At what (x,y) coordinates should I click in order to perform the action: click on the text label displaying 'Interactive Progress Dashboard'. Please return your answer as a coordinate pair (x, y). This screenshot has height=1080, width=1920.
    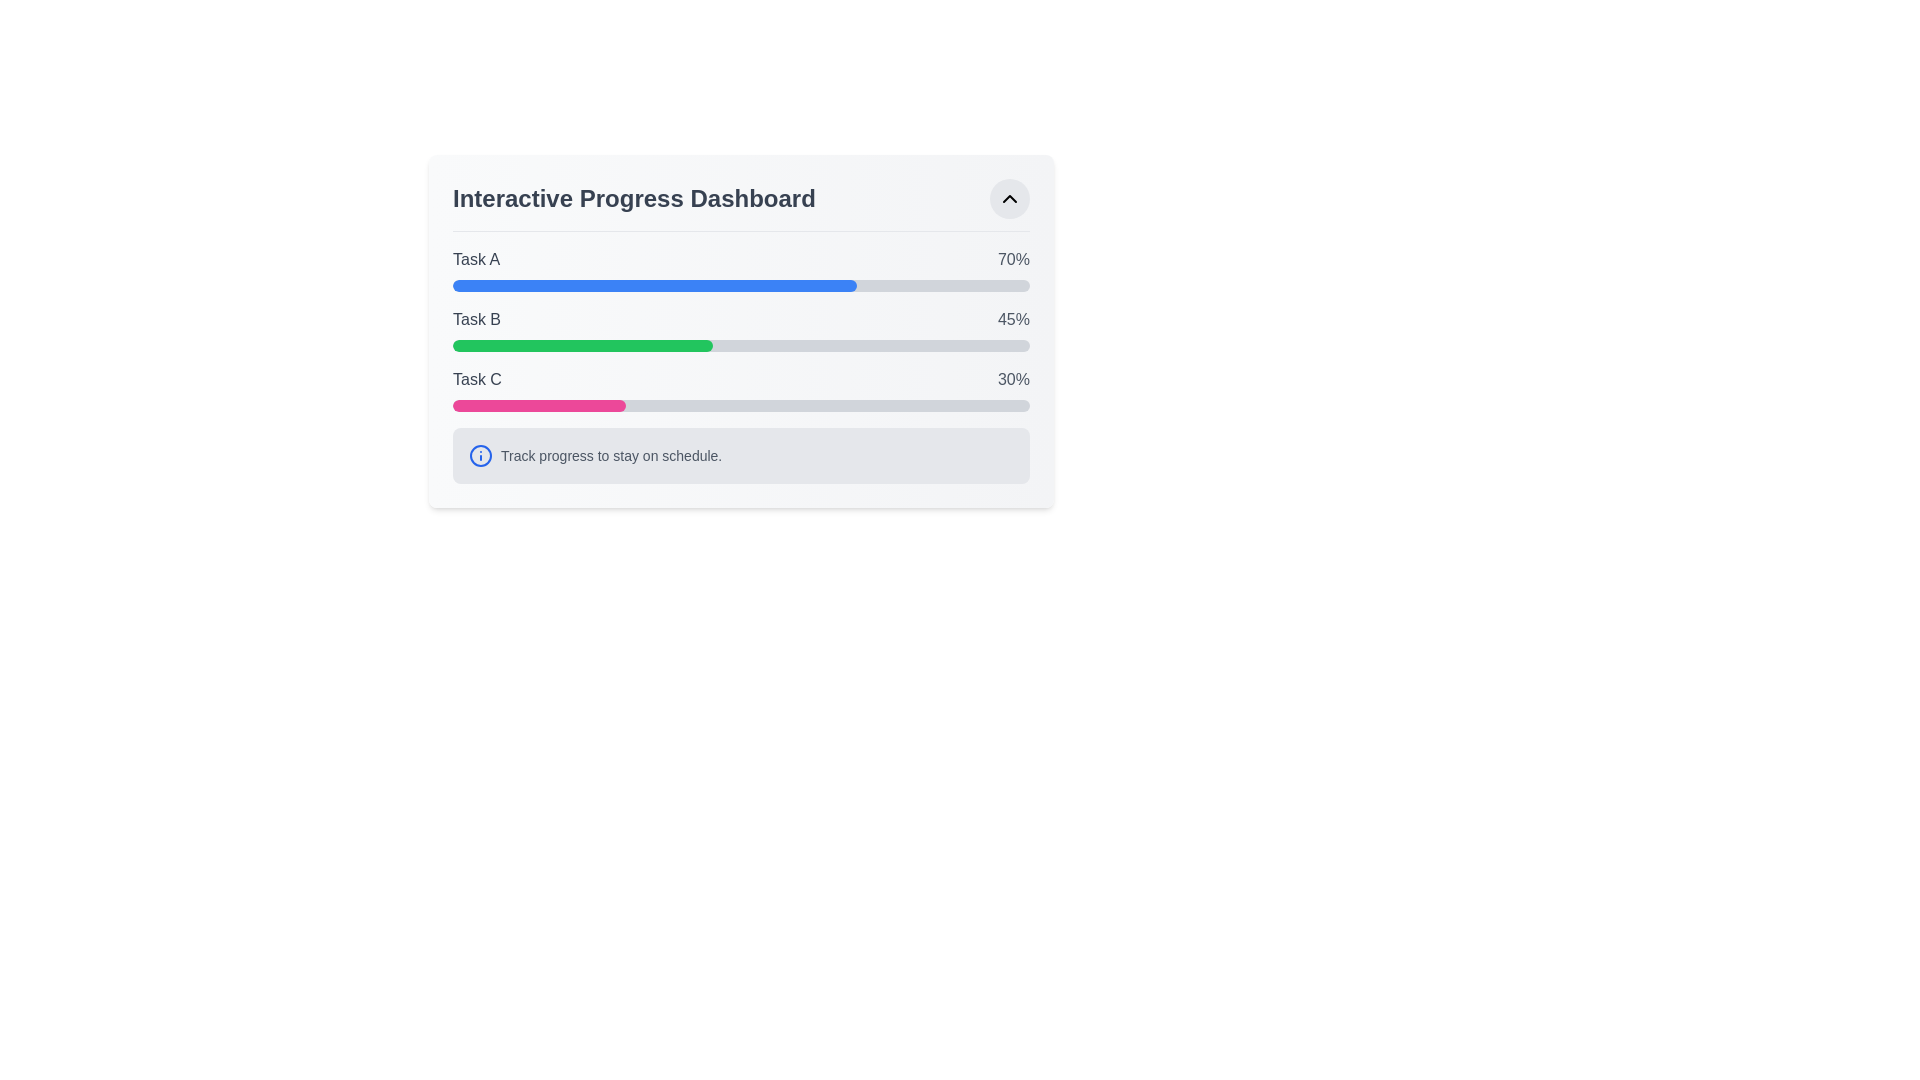
    Looking at the image, I should click on (633, 199).